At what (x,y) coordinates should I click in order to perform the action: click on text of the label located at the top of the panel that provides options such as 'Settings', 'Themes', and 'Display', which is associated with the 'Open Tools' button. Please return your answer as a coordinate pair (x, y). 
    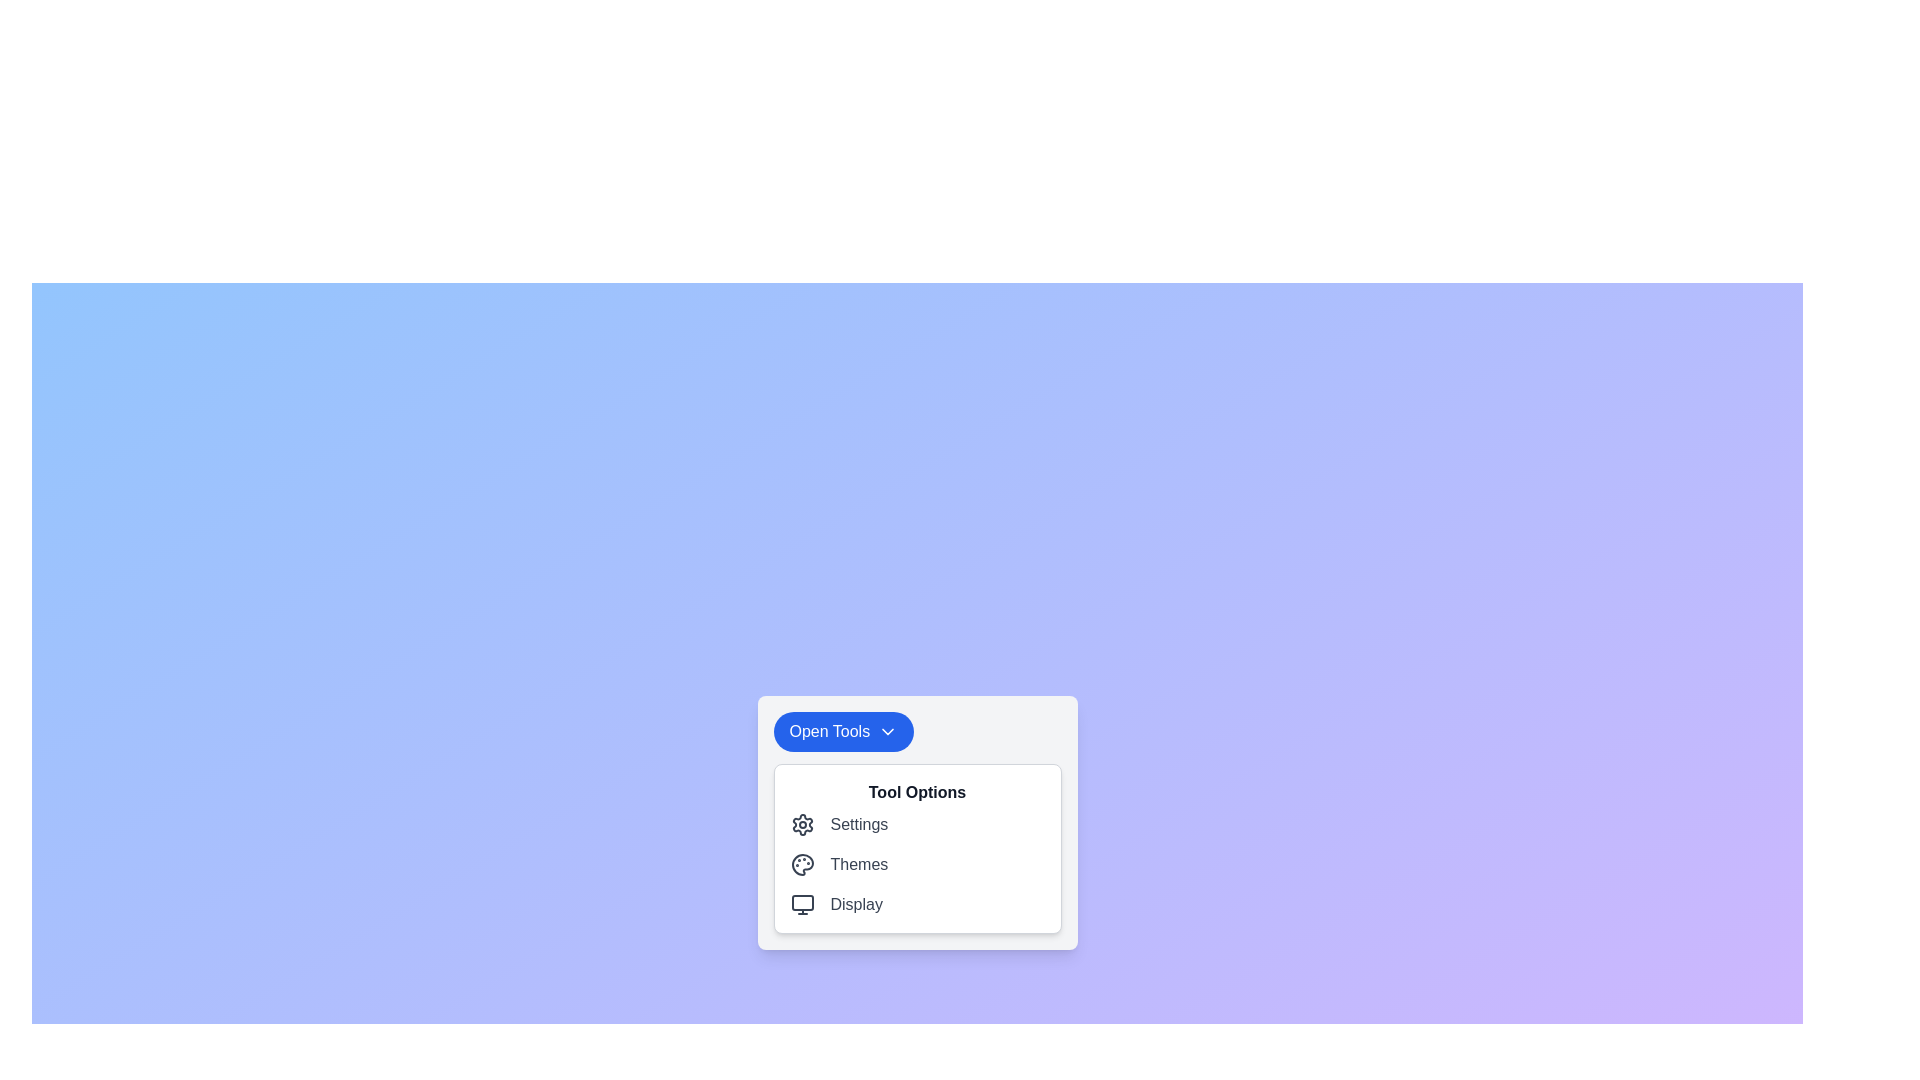
    Looking at the image, I should click on (916, 792).